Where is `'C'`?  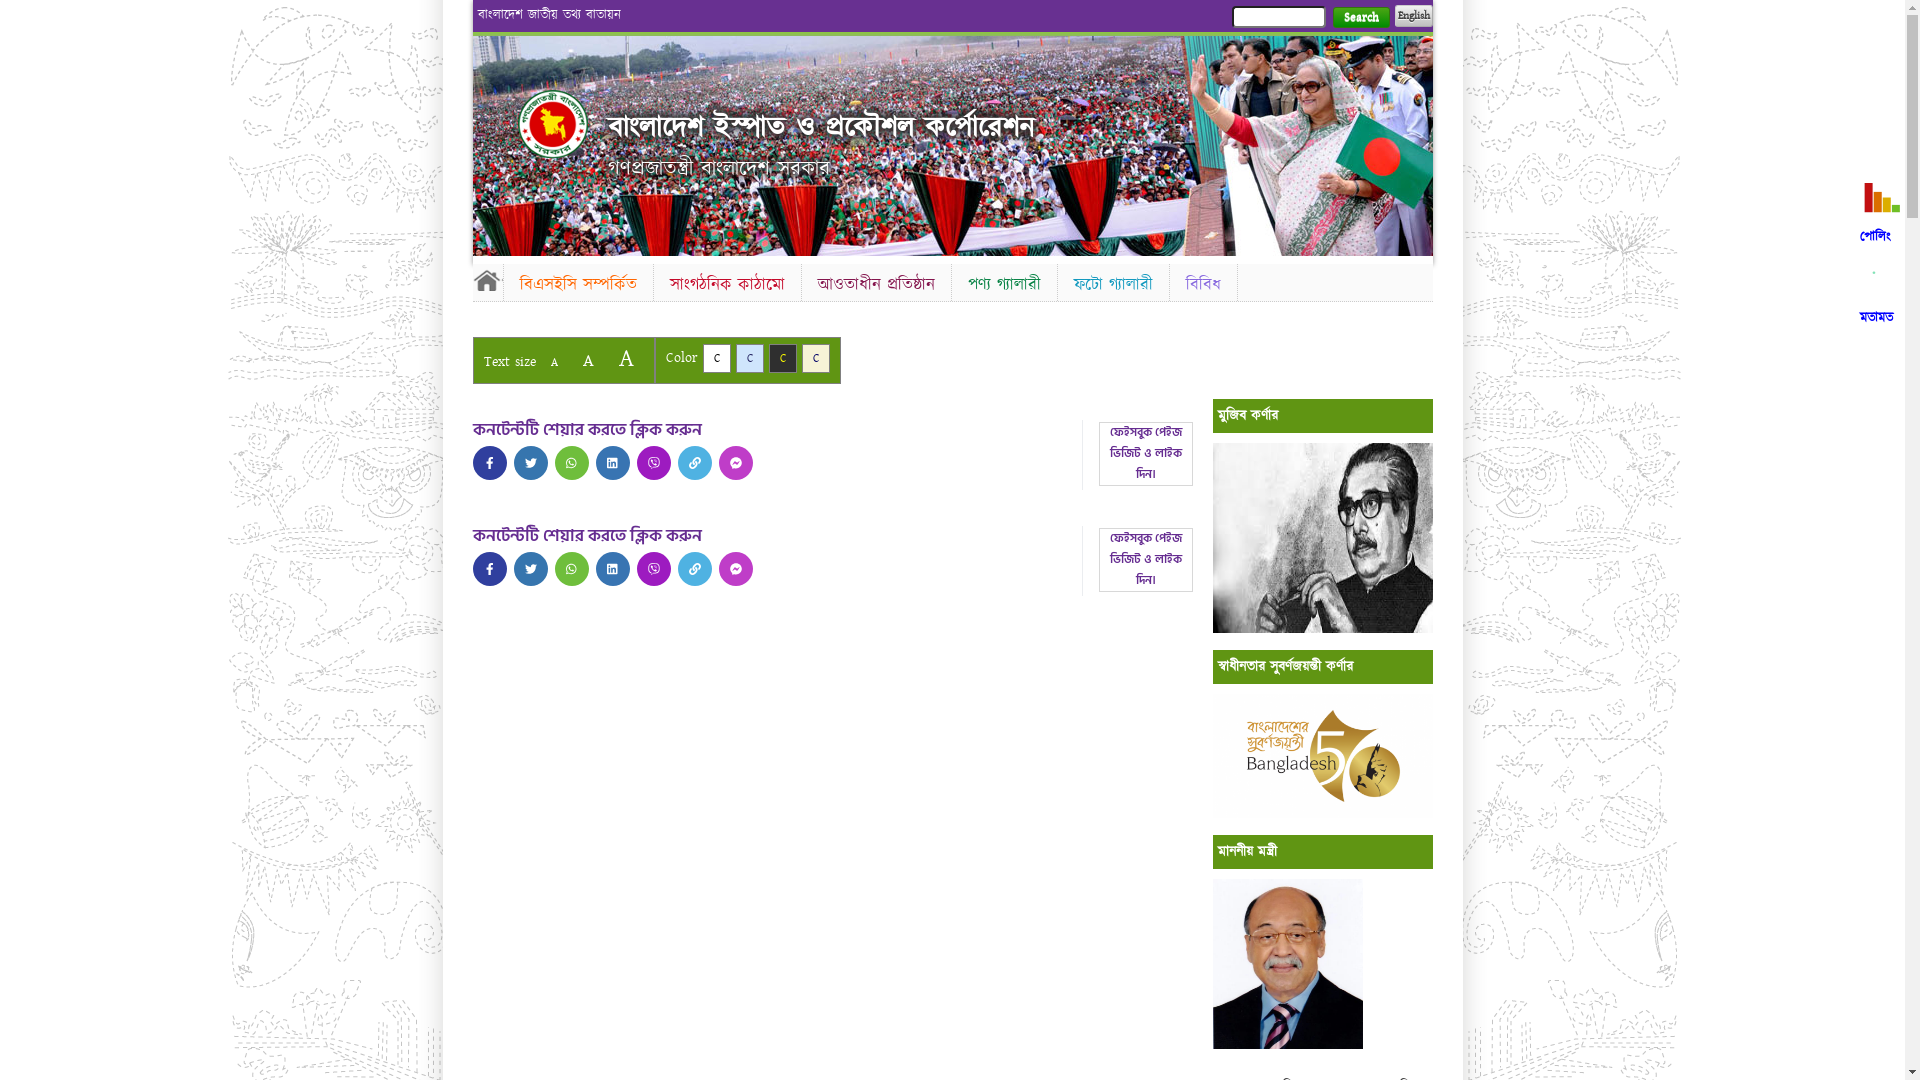
'C' is located at coordinates (816, 357).